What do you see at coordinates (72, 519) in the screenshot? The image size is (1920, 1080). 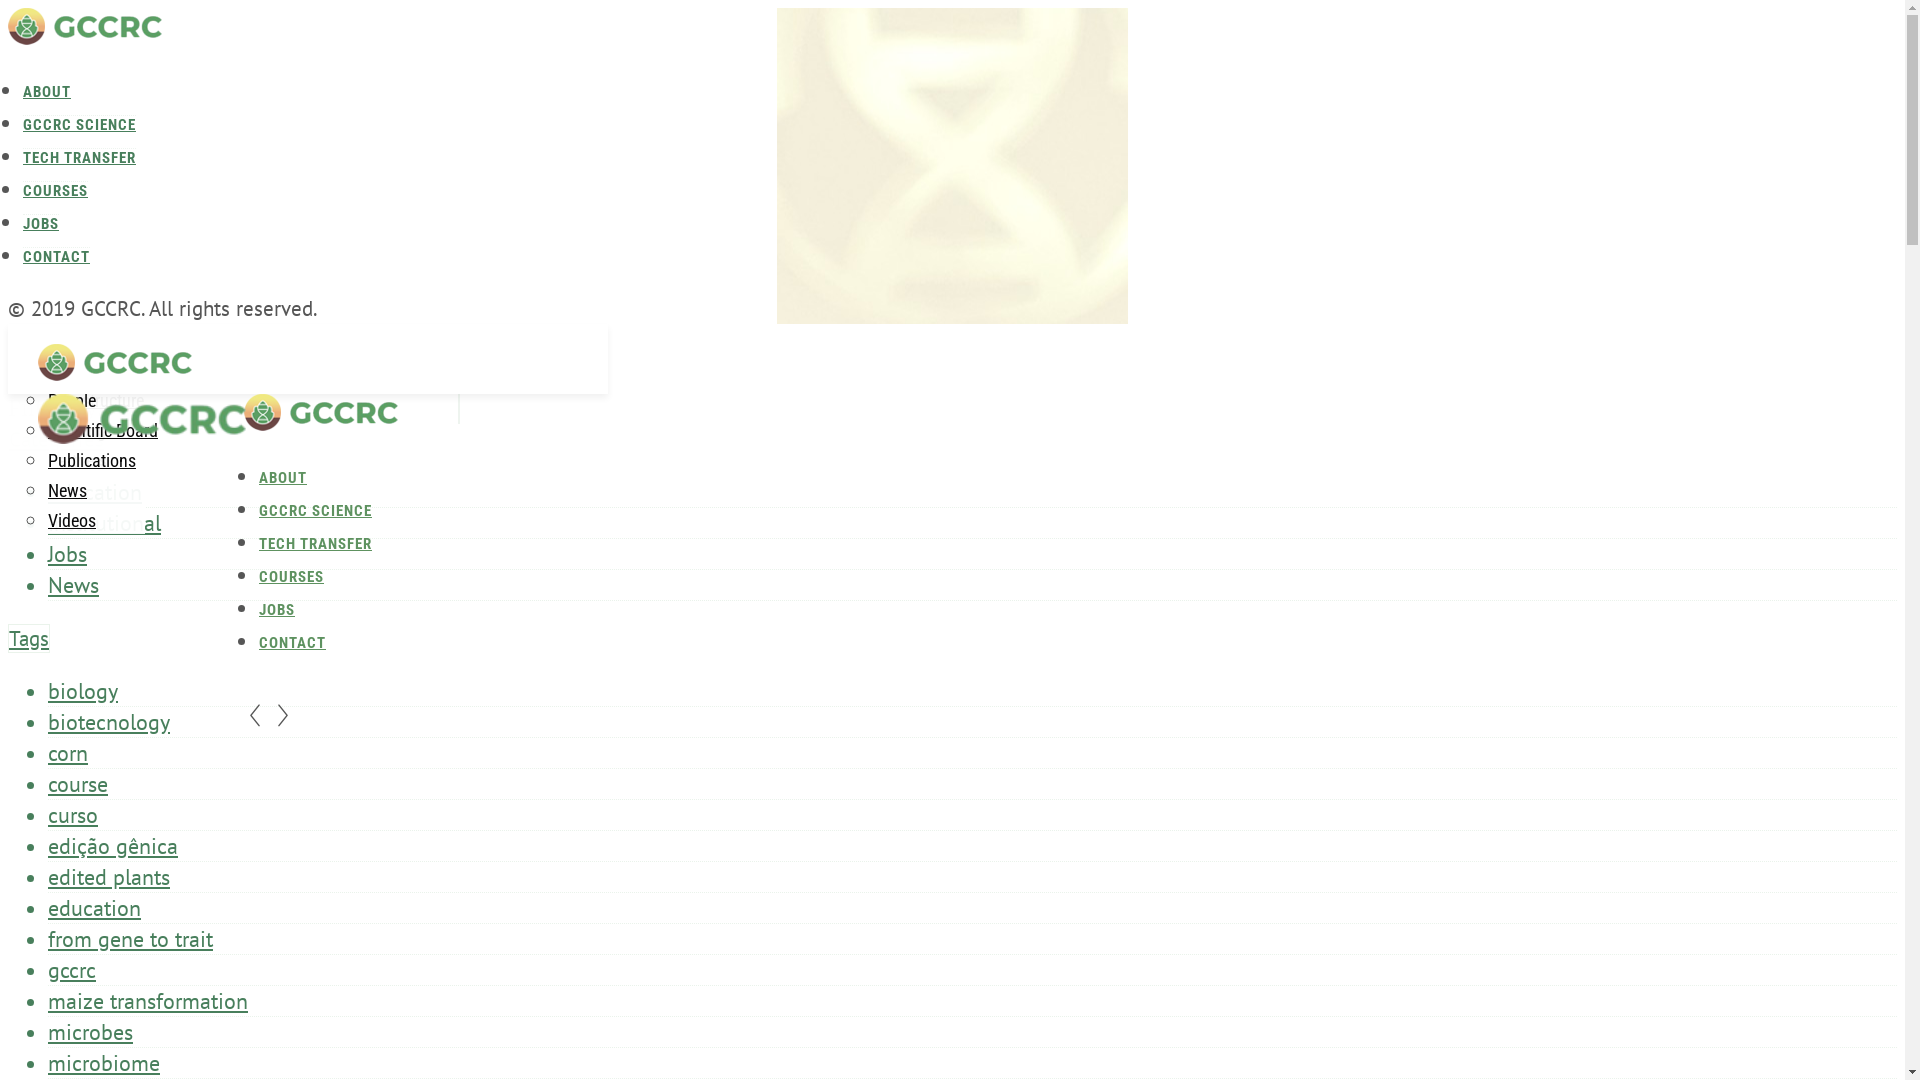 I see `'Videos'` at bounding box center [72, 519].